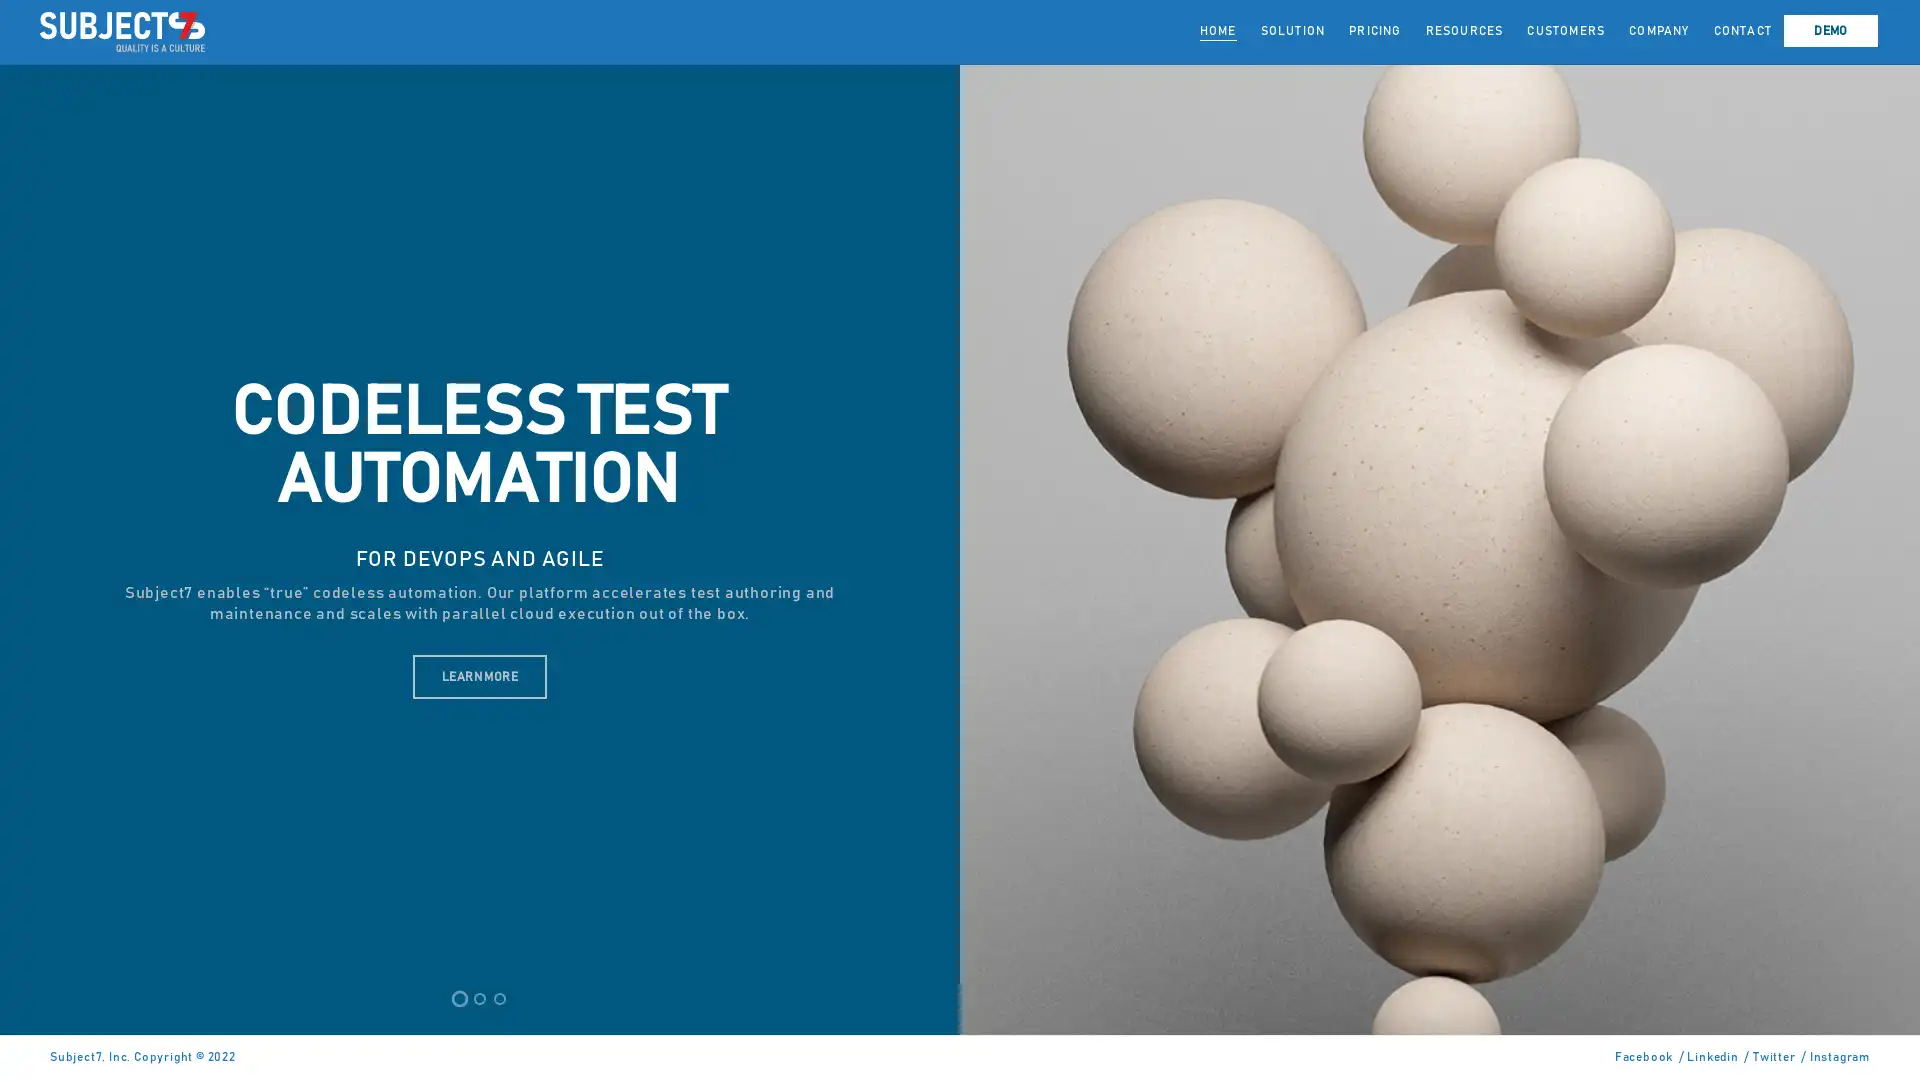 The image size is (1920, 1080). What do you see at coordinates (480, 987) in the screenshot?
I see `Go to slide 2` at bounding box center [480, 987].